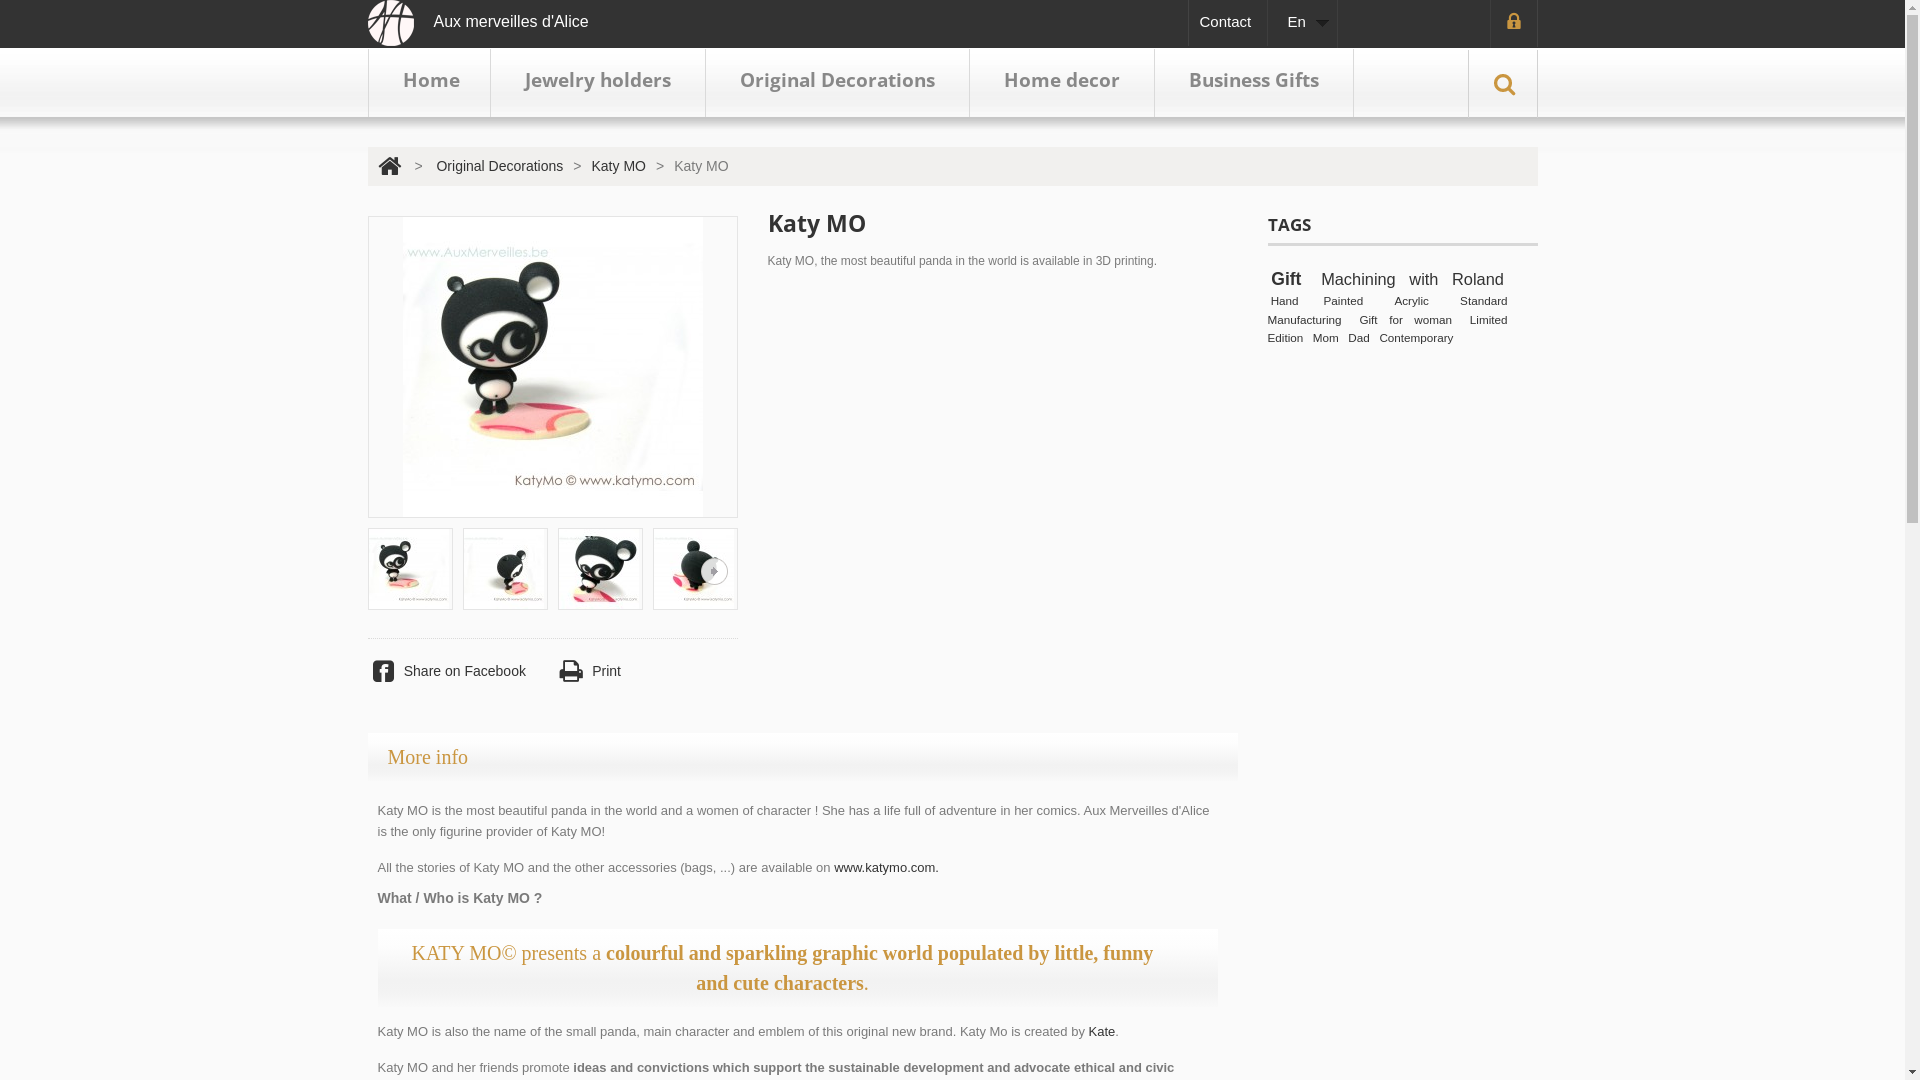 This screenshot has width=1920, height=1080. Describe the element at coordinates (389, 164) in the screenshot. I see `'Return to Home'` at that location.